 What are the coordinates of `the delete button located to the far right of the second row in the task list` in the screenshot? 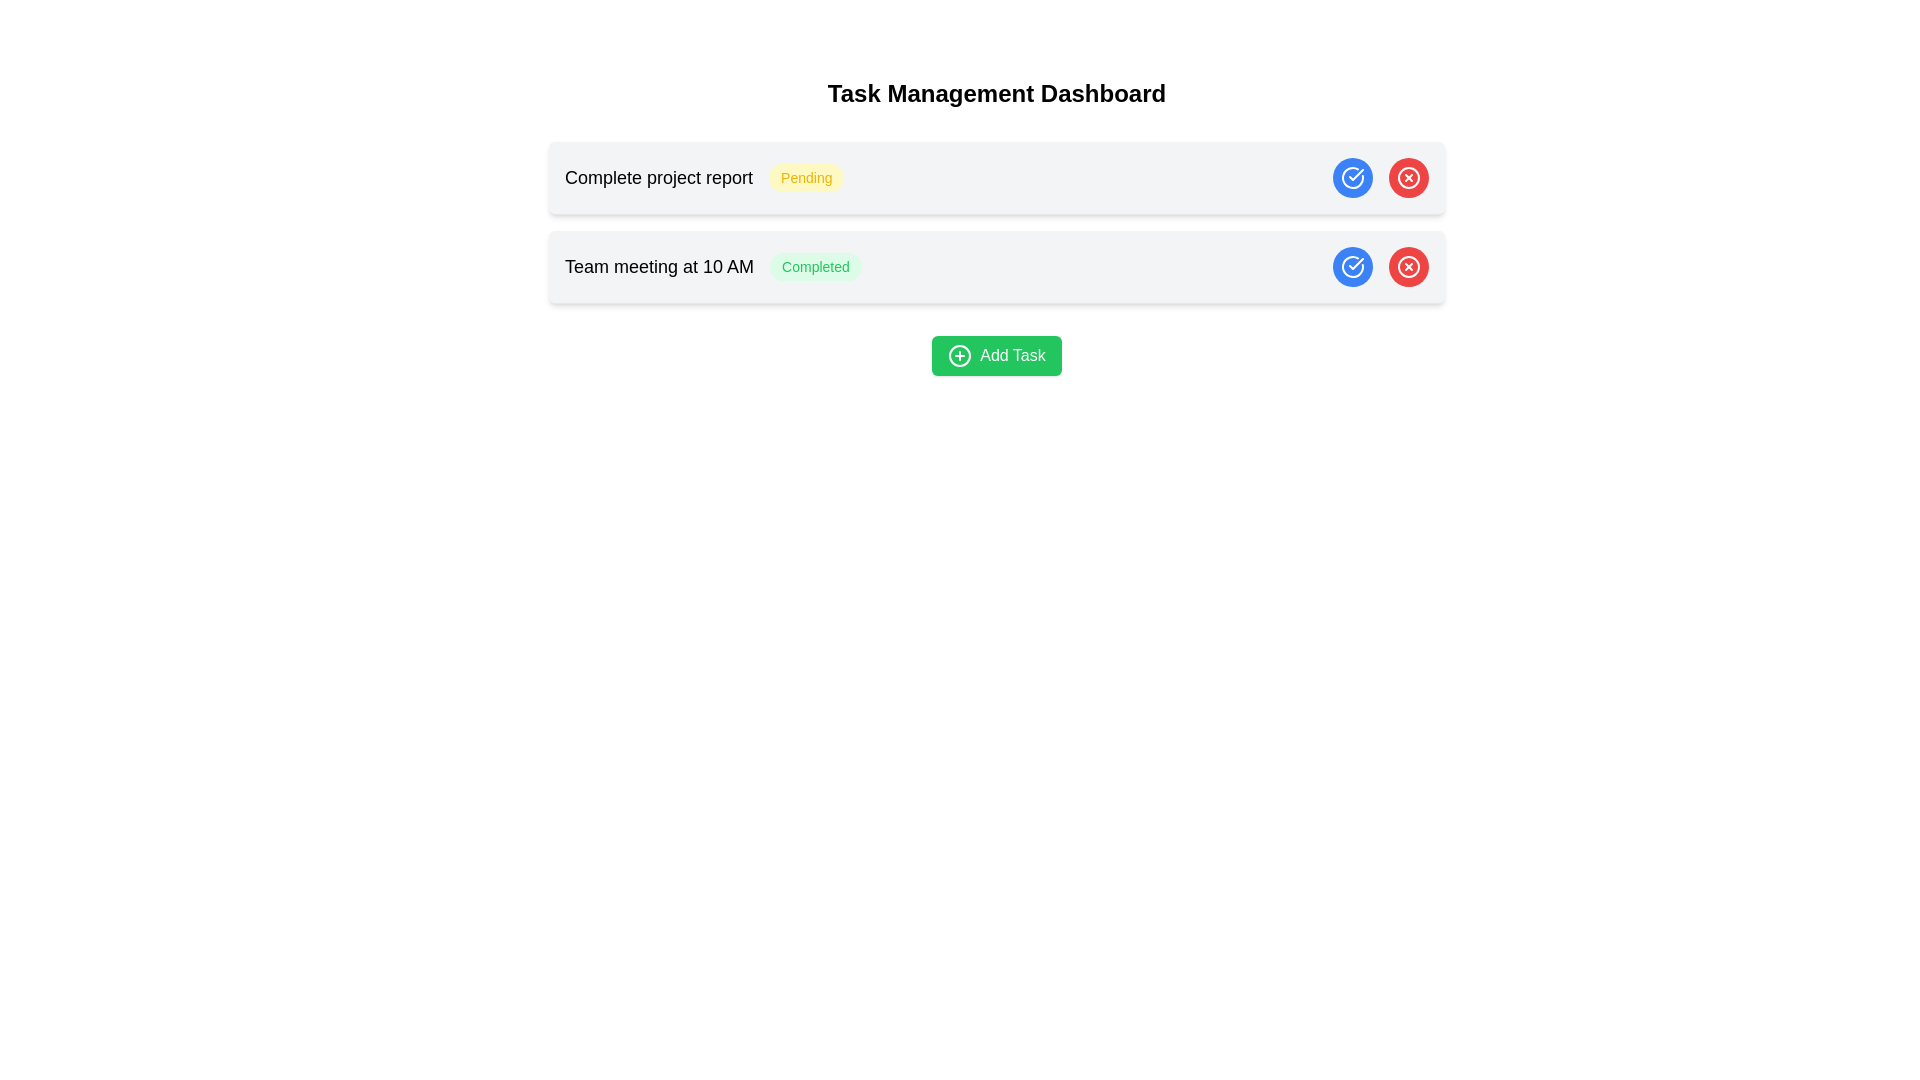 It's located at (1408, 176).